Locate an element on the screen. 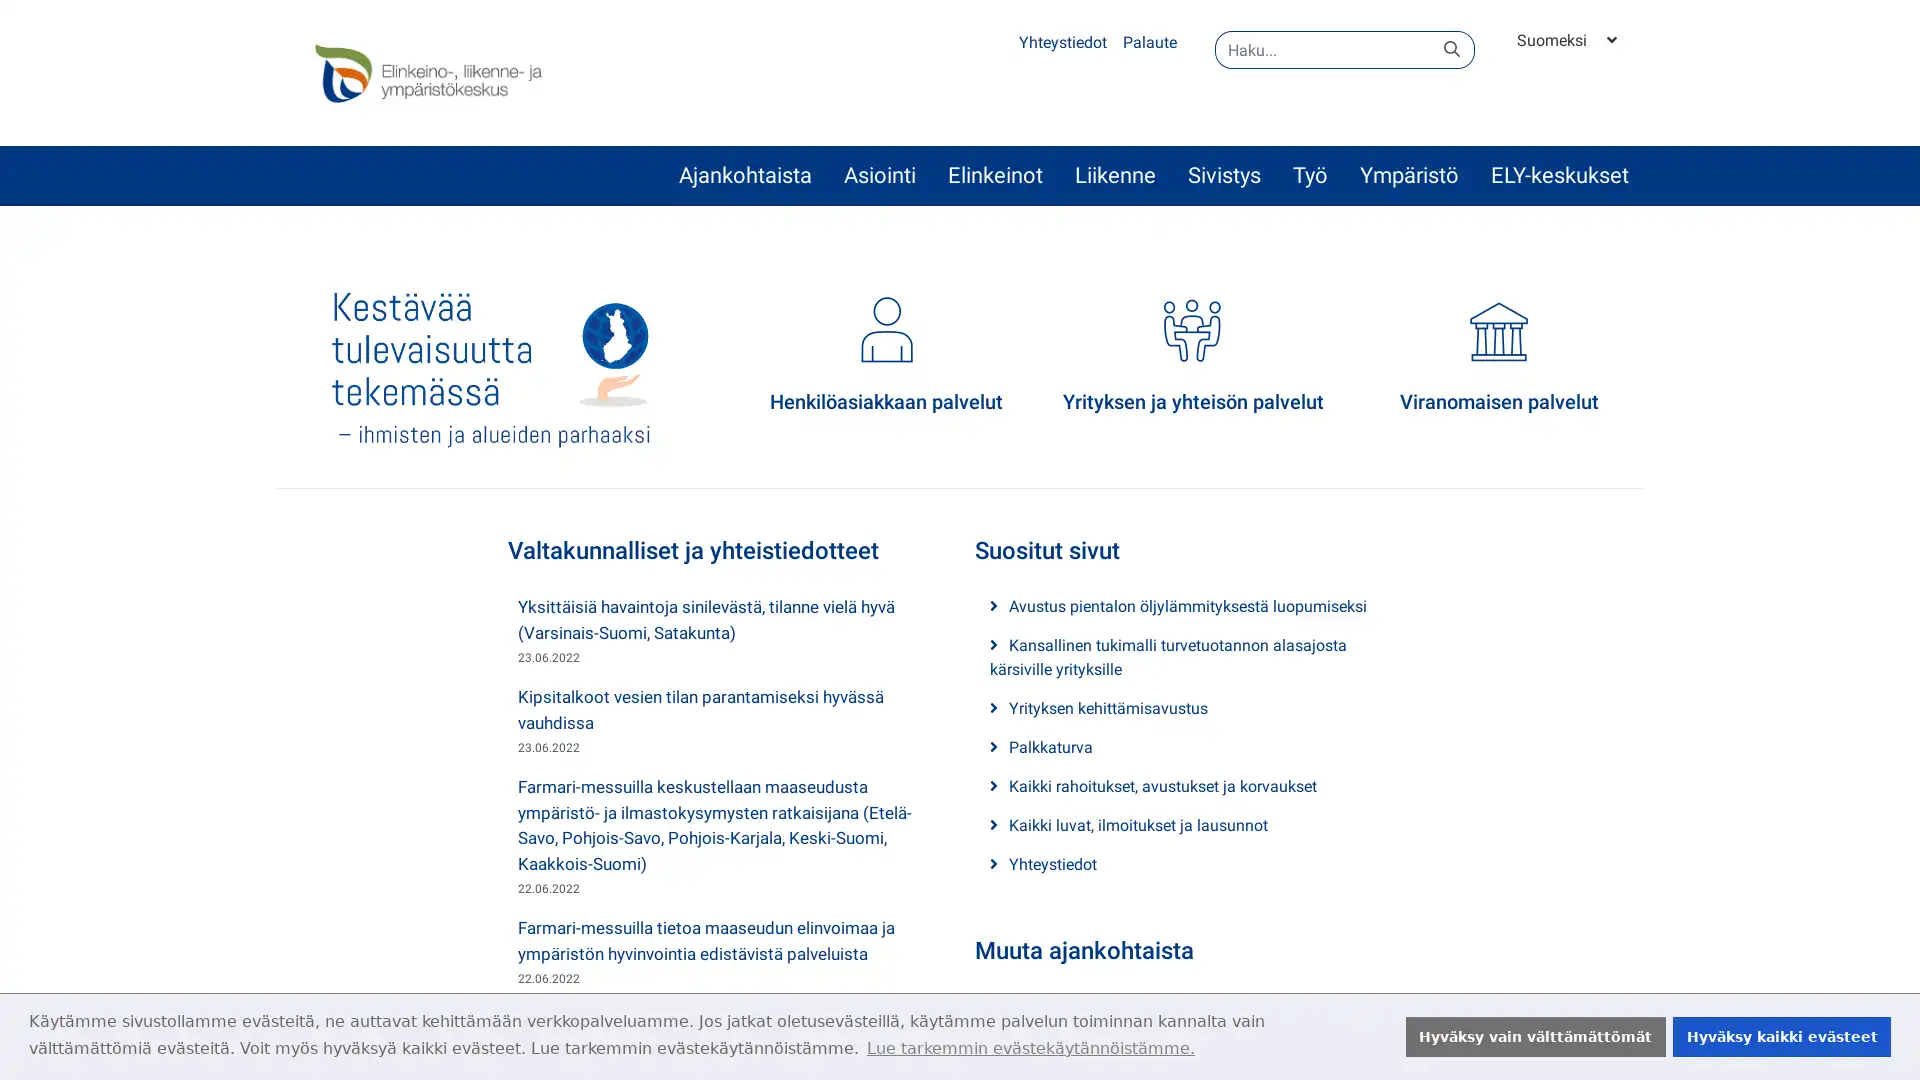  deny cookies is located at coordinates (1534, 1035).